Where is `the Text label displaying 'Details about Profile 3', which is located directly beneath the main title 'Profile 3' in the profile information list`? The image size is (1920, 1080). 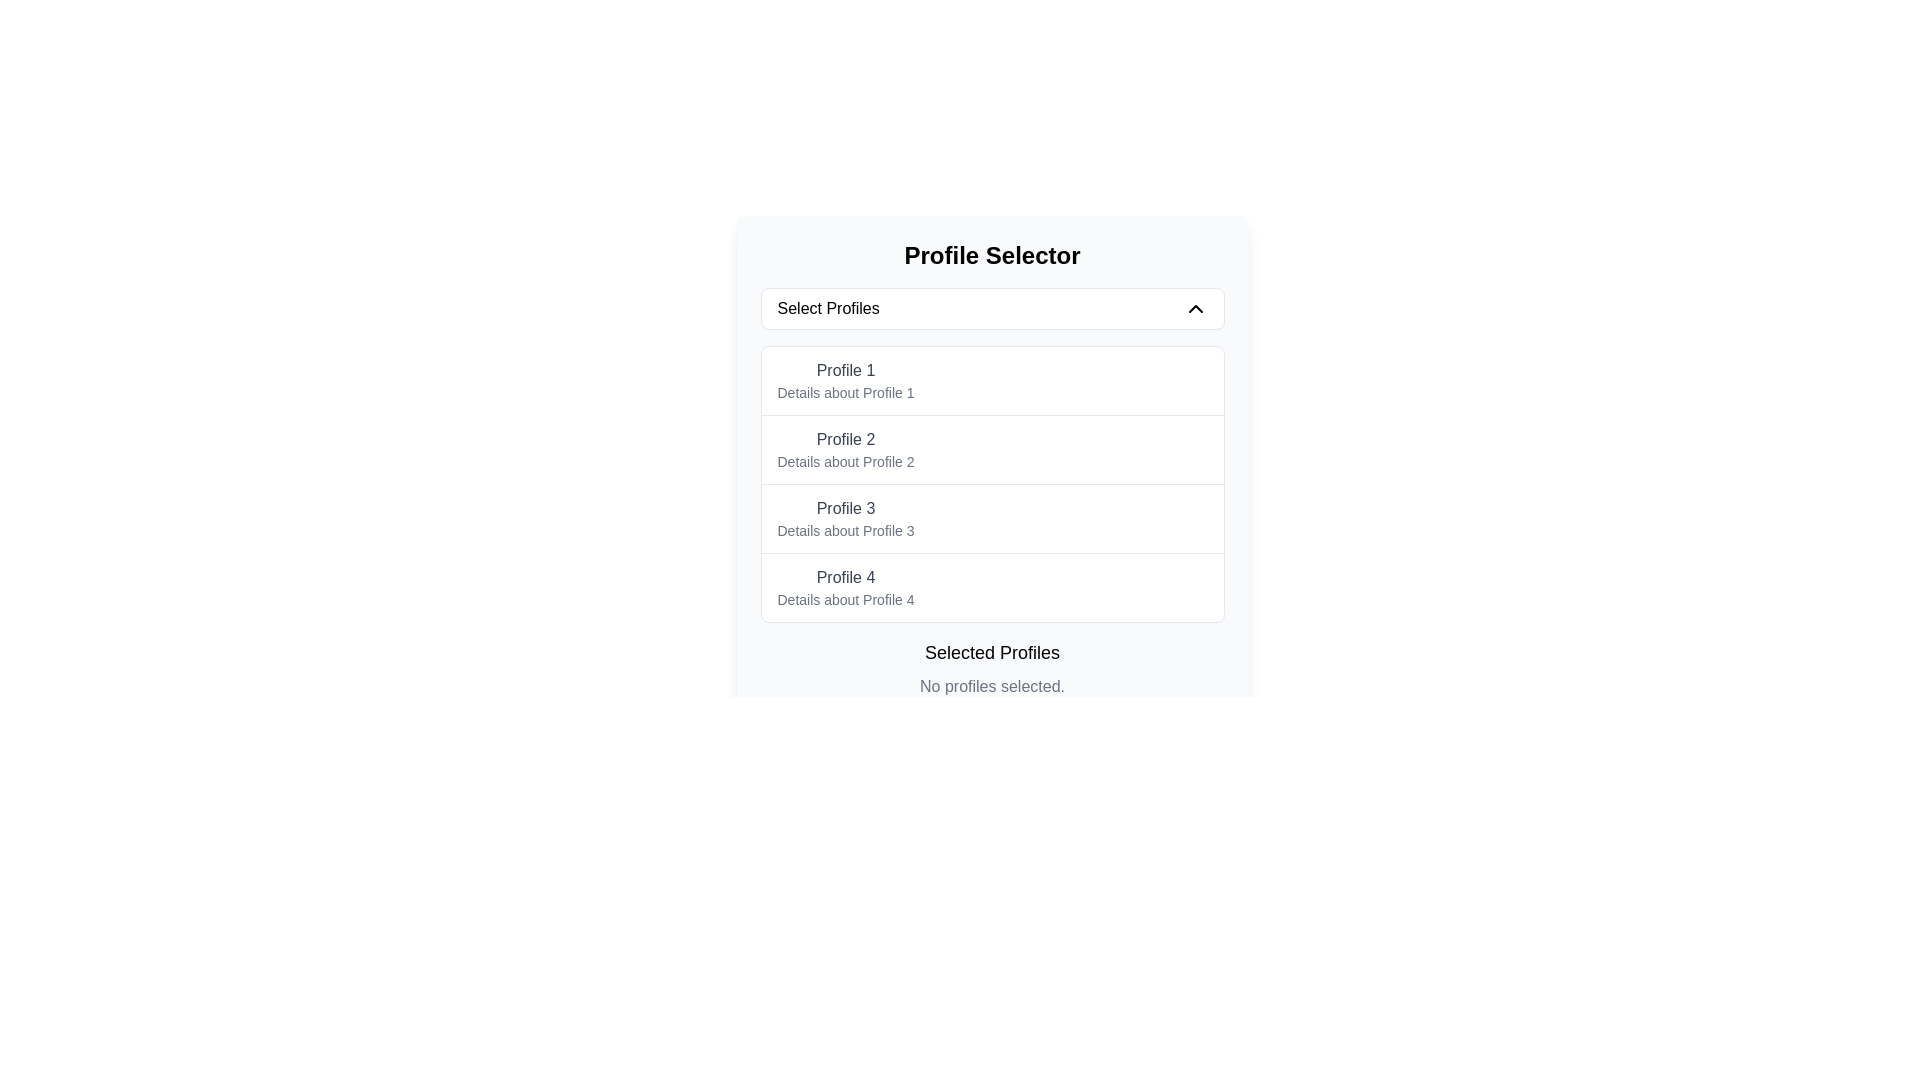
the Text label displaying 'Details about Profile 3', which is located directly beneath the main title 'Profile 3' in the profile information list is located at coordinates (845, 530).